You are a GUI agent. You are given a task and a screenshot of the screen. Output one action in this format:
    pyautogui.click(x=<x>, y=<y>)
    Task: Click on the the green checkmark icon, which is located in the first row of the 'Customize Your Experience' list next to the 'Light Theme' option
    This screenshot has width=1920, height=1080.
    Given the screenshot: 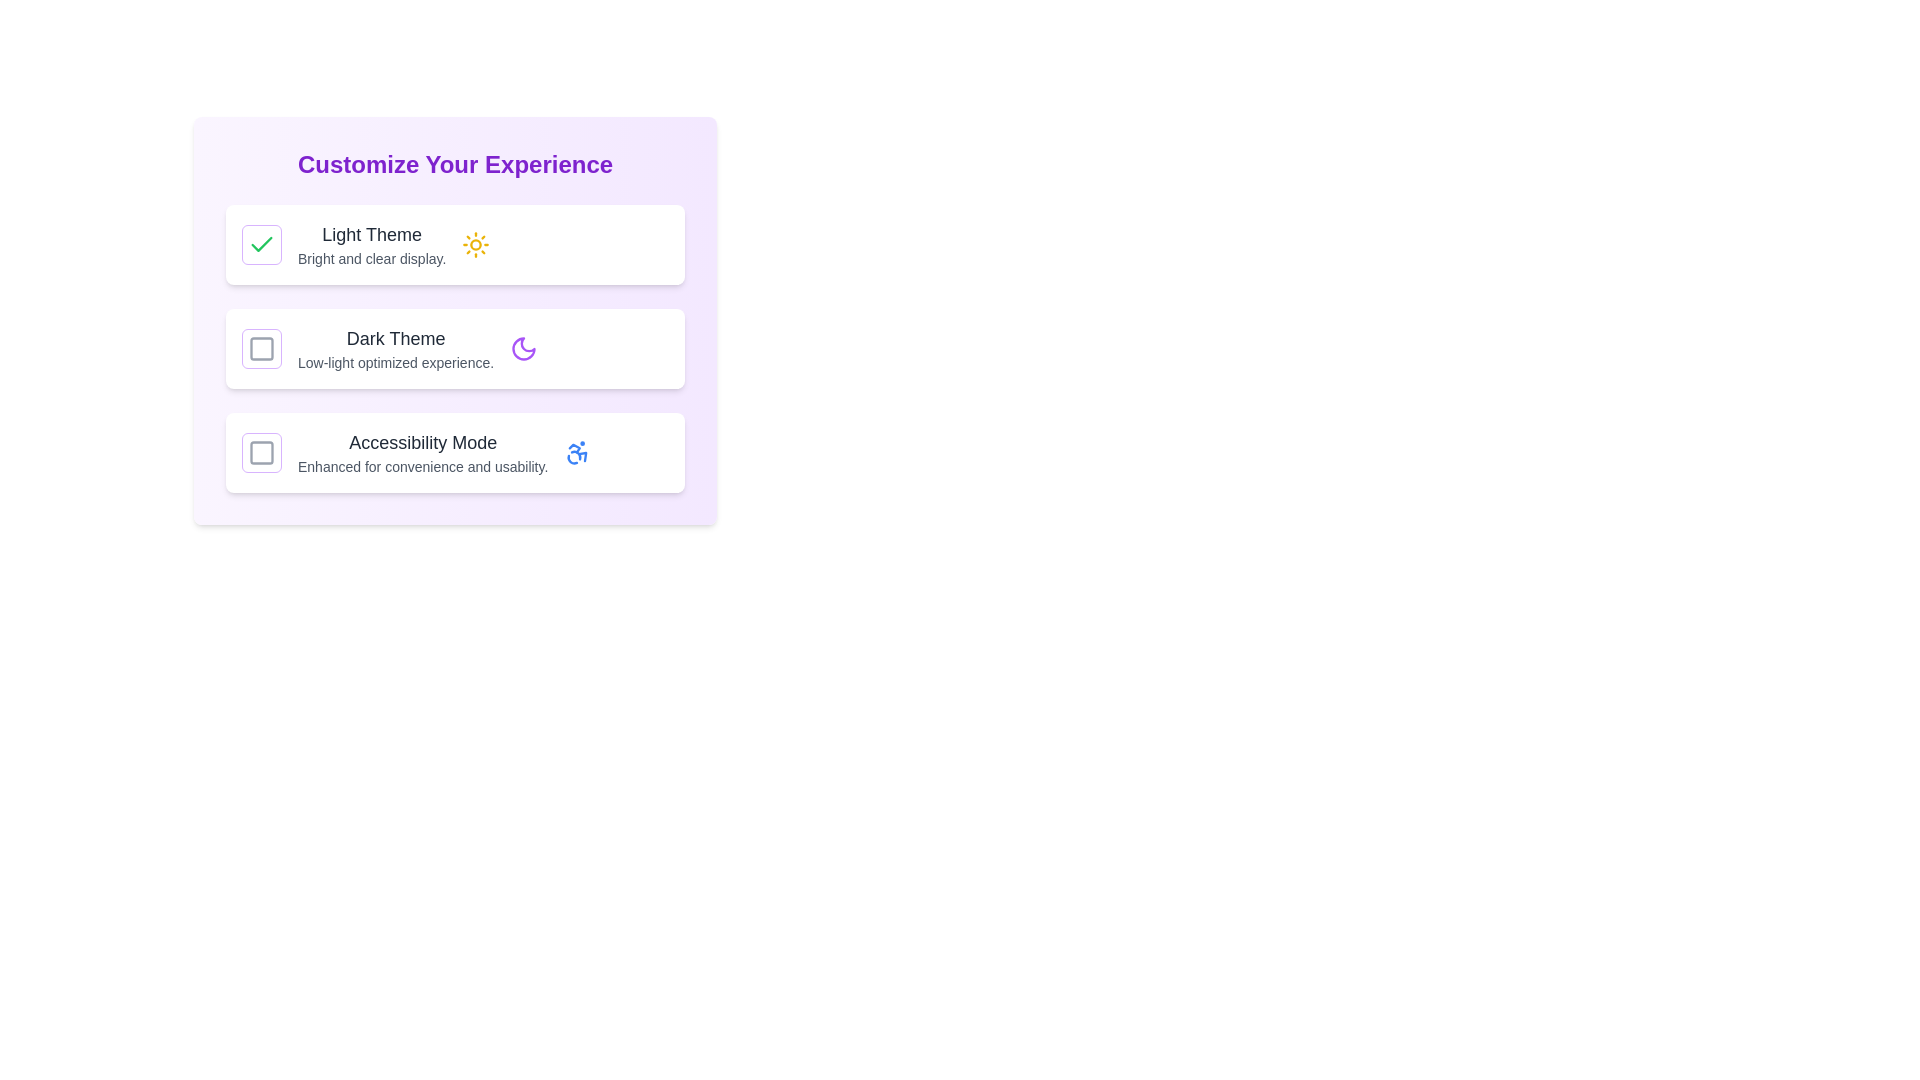 What is the action you would take?
    pyautogui.click(x=261, y=244)
    